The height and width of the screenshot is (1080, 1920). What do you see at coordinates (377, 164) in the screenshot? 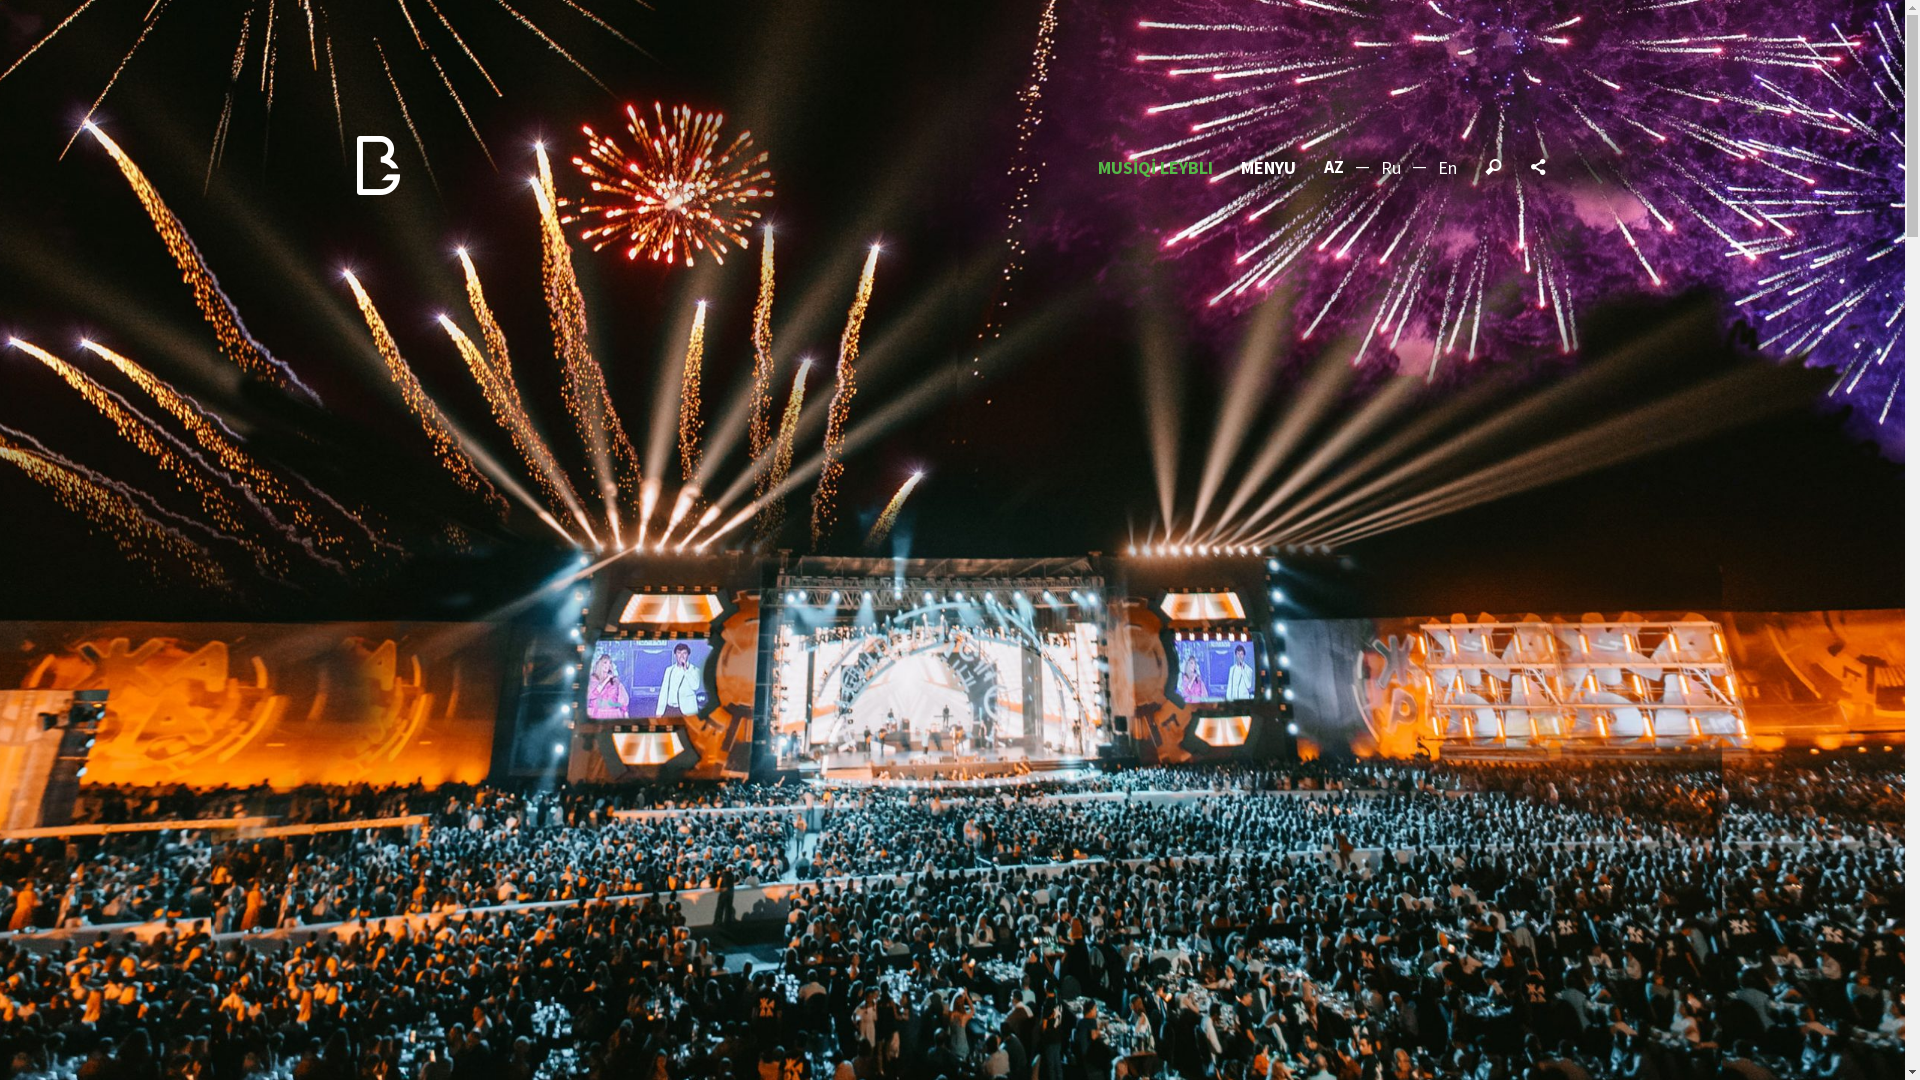
I see `'BEAT Group'` at bounding box center [377, 164].